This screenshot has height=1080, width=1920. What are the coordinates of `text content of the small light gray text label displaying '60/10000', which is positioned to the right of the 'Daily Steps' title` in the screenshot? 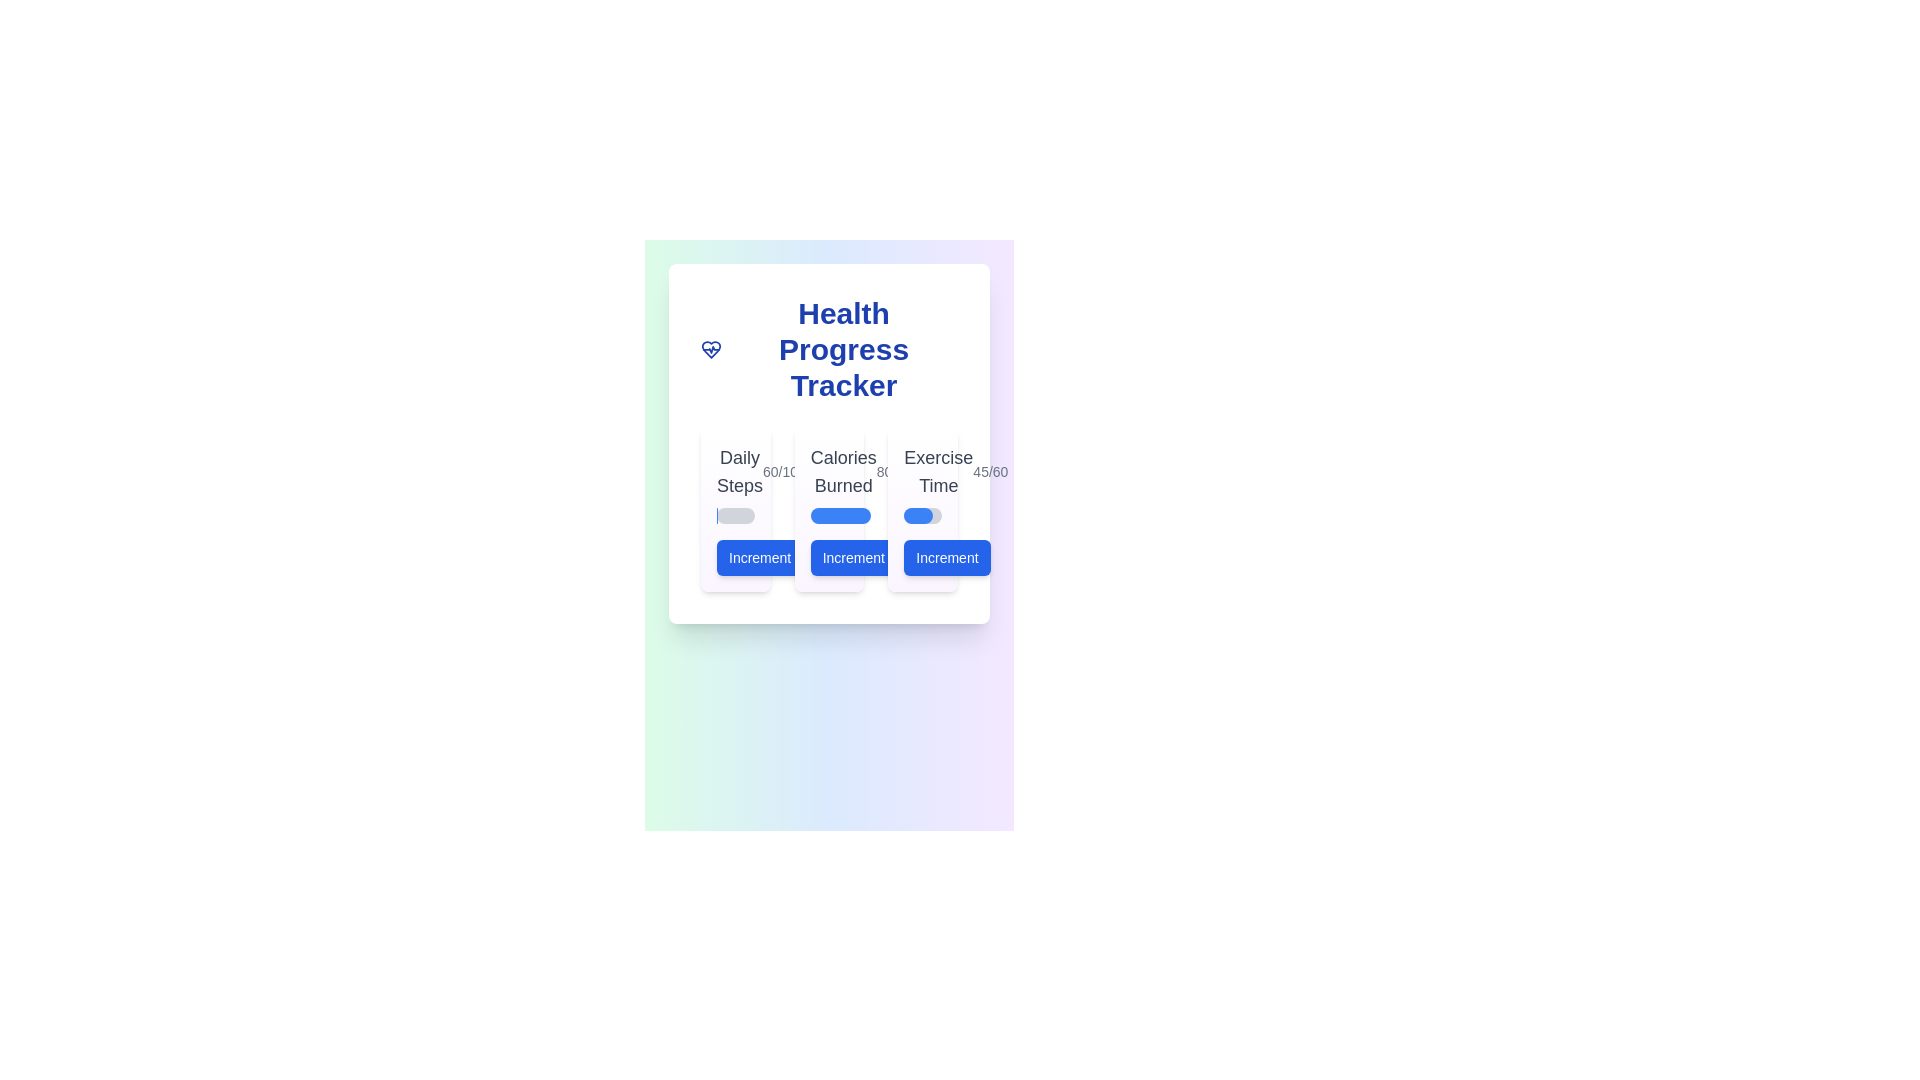 It's located at (791, 471).